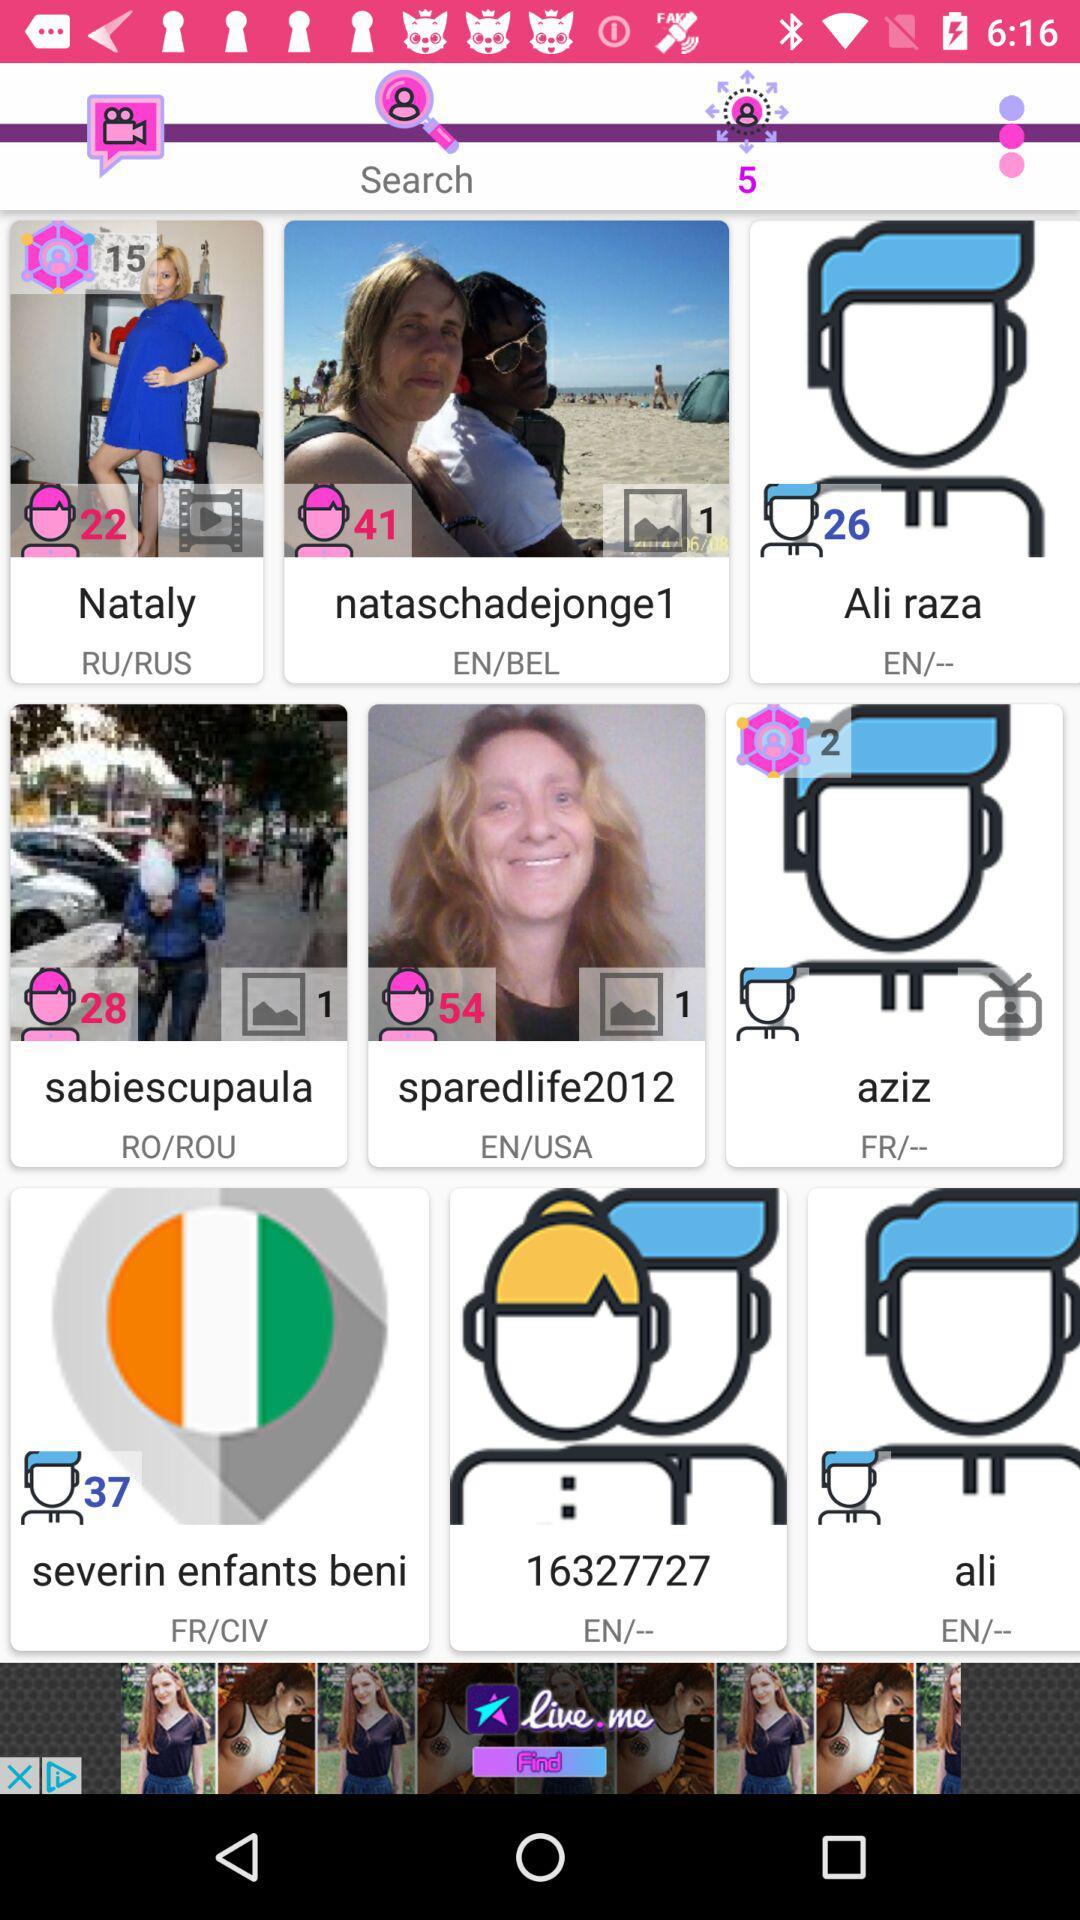 This screenshot has width=1080, height=1920. I want to click on open picture, so click(135, 388).